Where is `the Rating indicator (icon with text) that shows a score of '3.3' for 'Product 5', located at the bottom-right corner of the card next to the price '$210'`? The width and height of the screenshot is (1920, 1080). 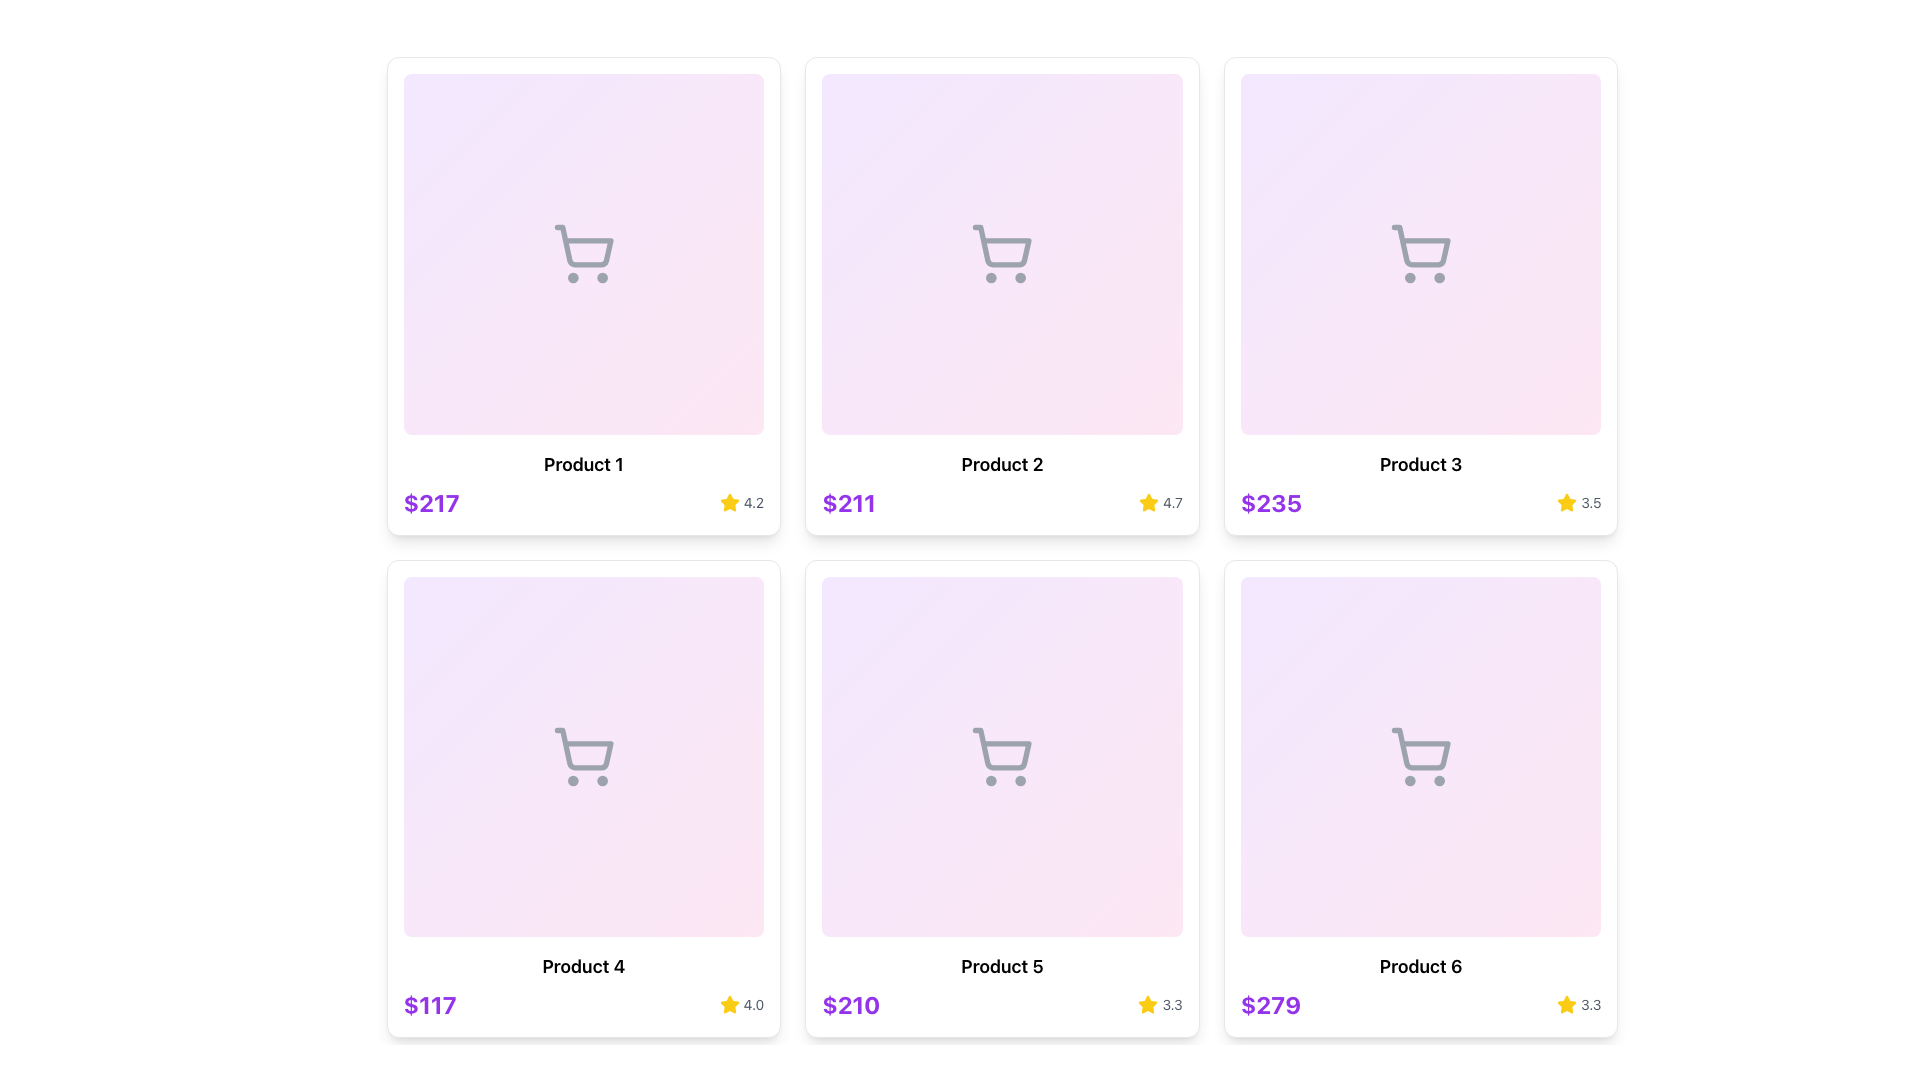 the Rating indicator (icon with text) that shows a score of '3.3' for 'Product 5', located at the bottom-right corner of the card next to the price '$210' is located at coordinates (1160, 1005).